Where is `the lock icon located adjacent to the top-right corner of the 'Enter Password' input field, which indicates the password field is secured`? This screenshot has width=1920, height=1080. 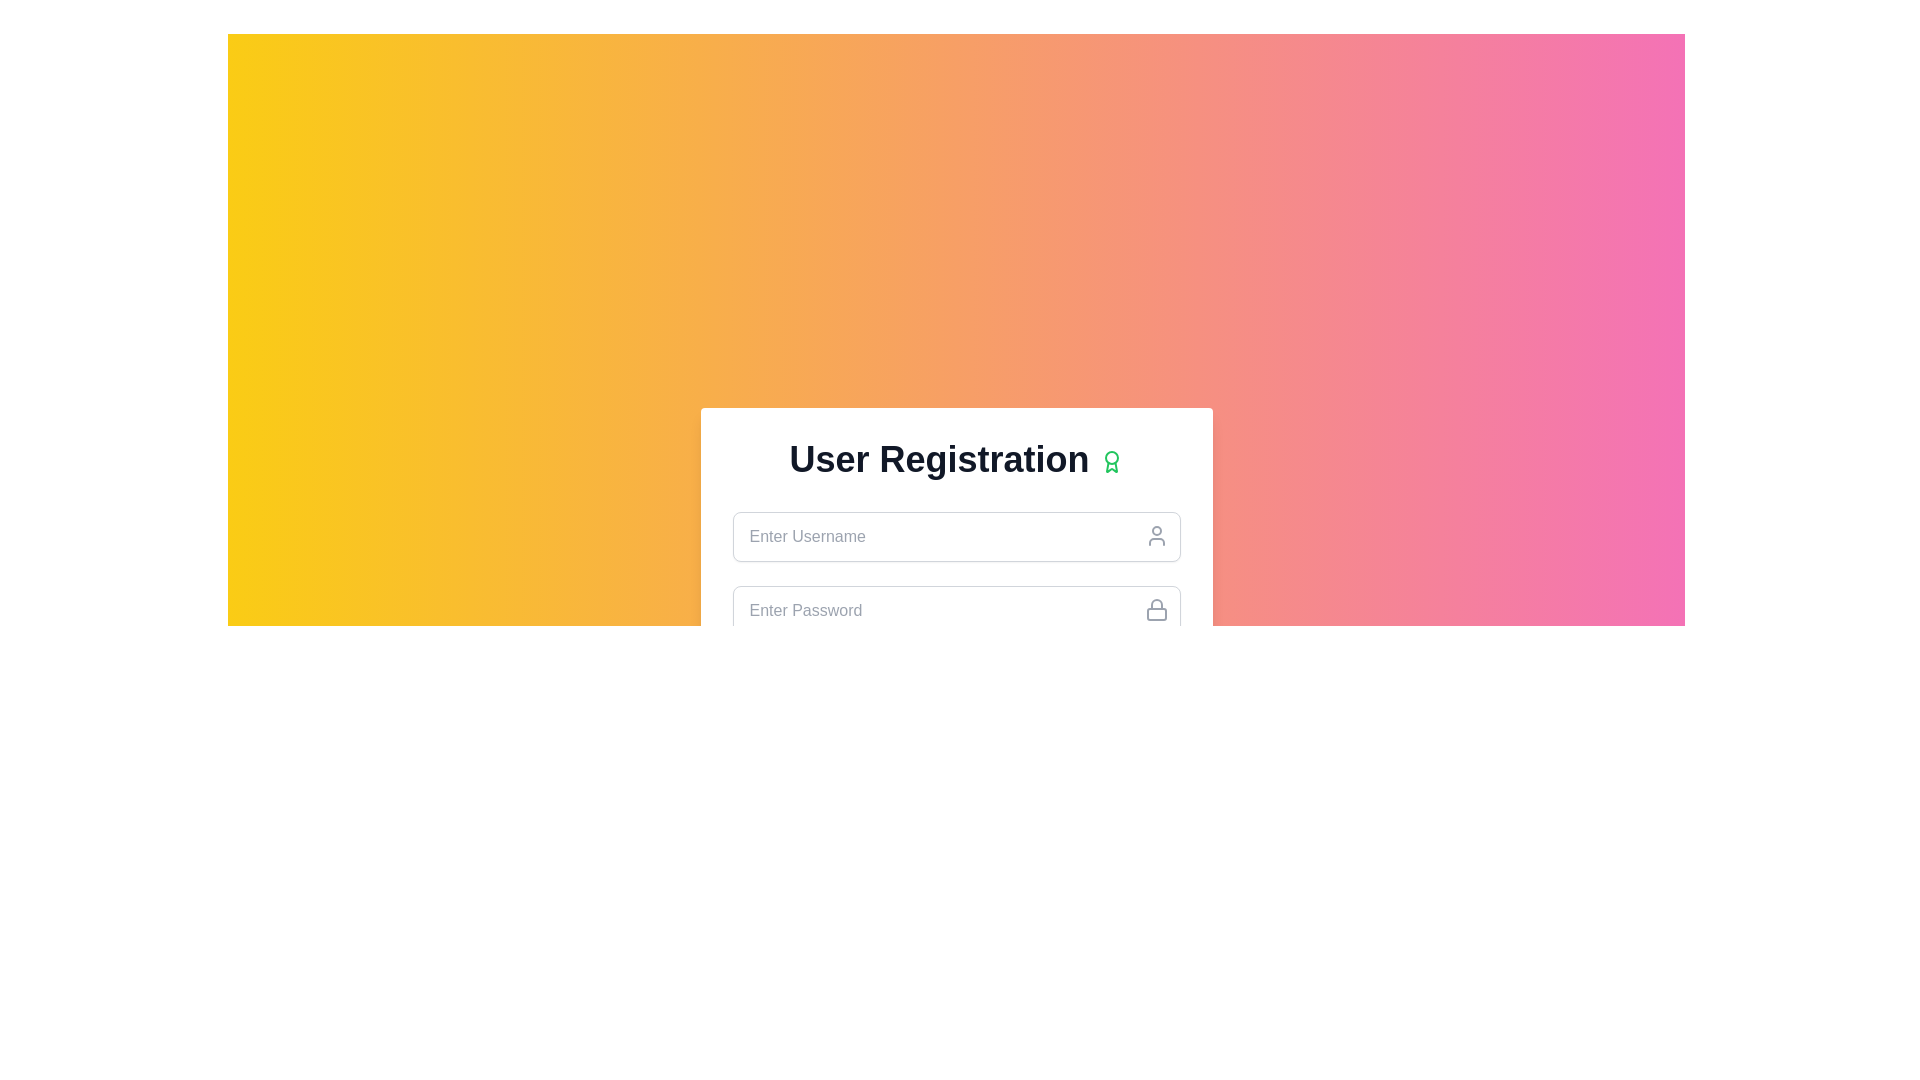 the lock icon located adjacent to the top-right corner of the 'Enter Password' input field, which indicates the password field is secured is located at coordinates (1156, 608).